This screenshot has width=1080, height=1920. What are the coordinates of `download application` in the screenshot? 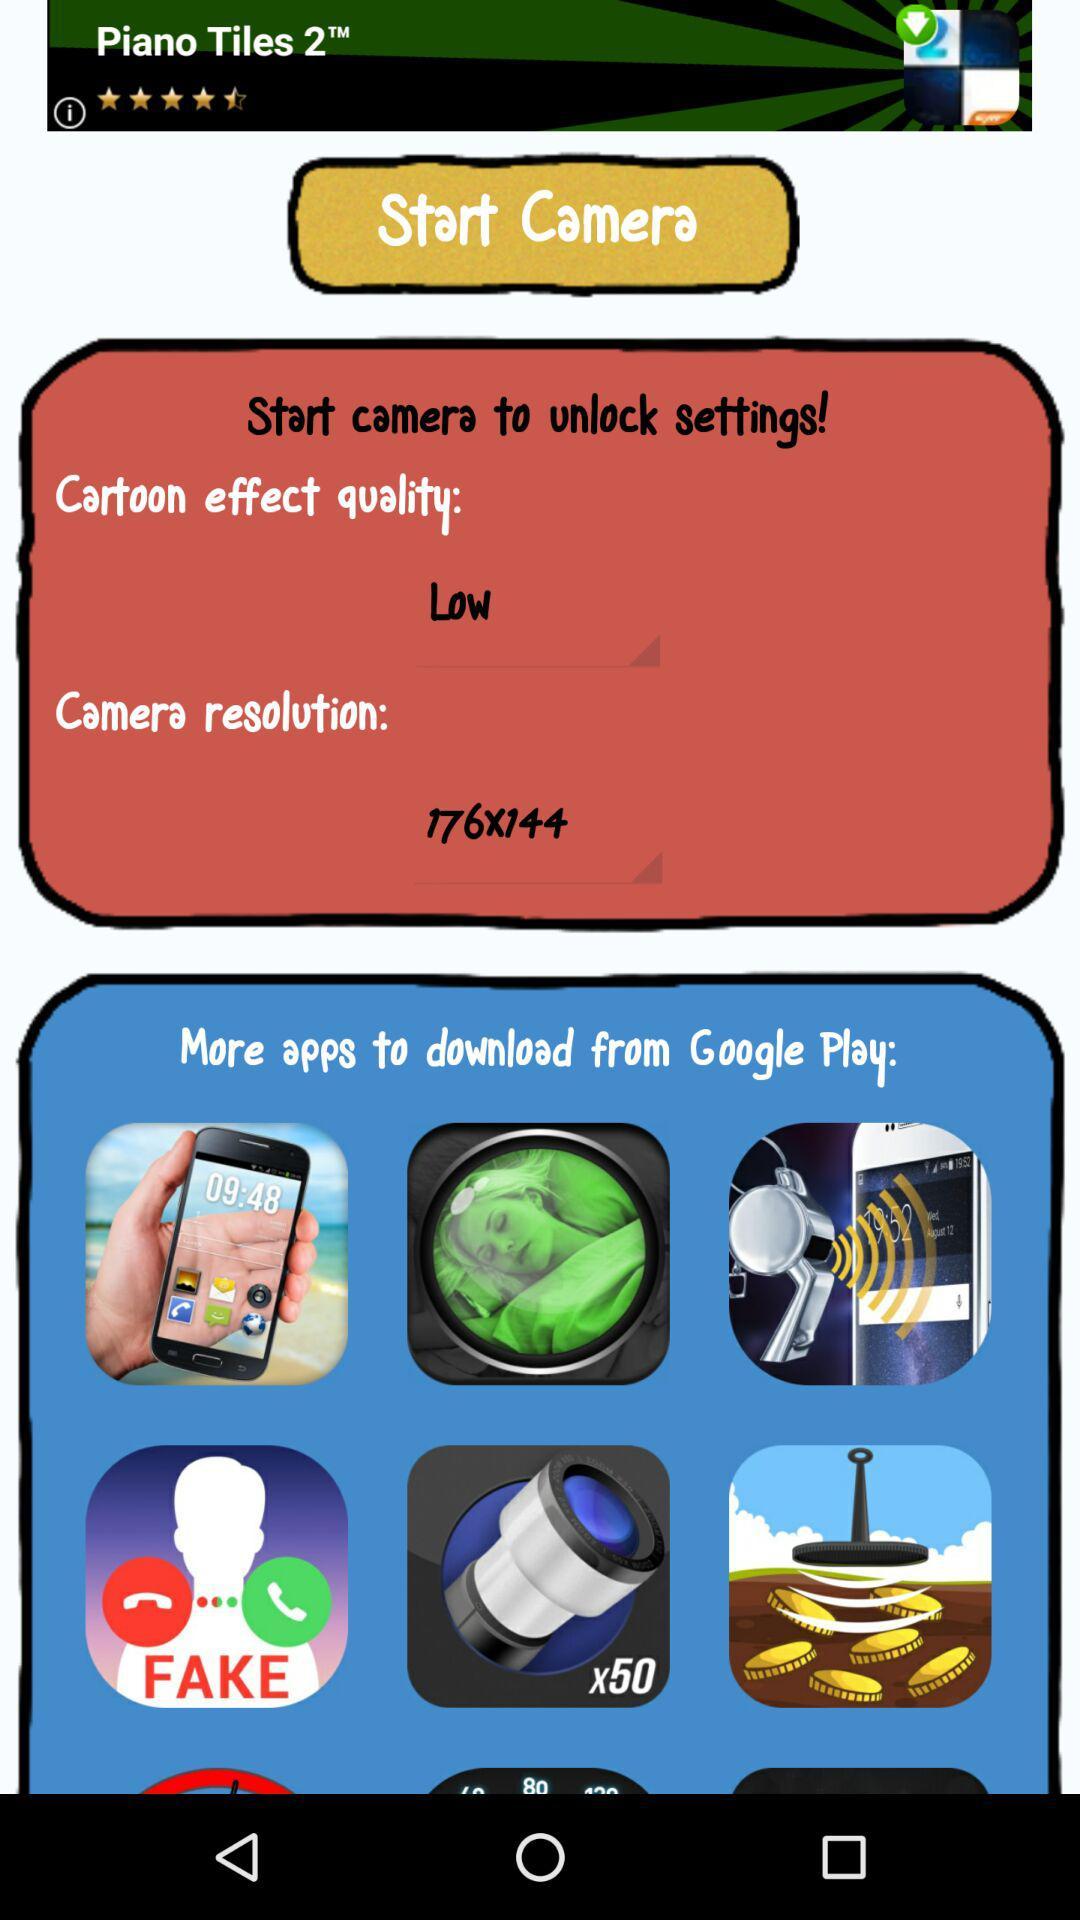 It's located at (537, 1575).